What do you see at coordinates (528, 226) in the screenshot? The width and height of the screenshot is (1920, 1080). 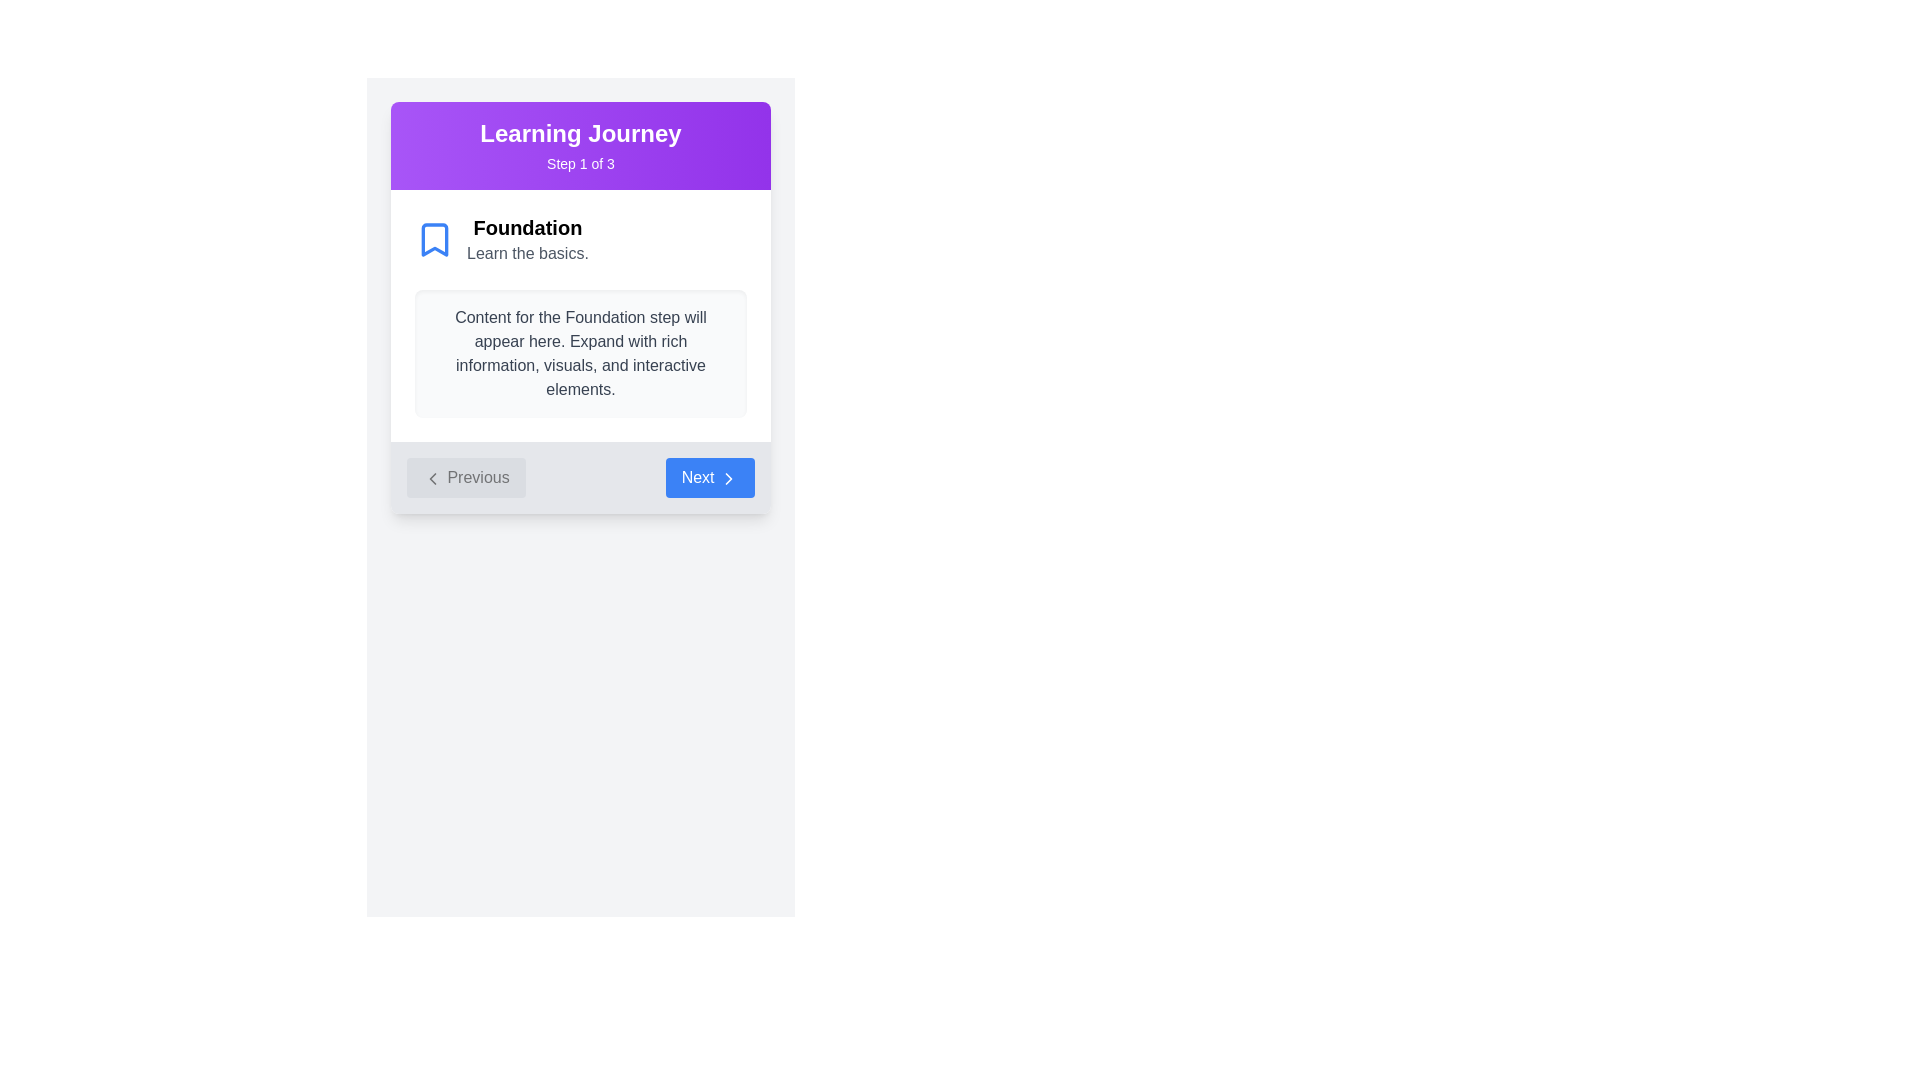 I see `the Text Label that serves as a heading for the content below, positioned under 'Learning Journey' and above 'Learn the basics.'` at bounding box center [528, 226].